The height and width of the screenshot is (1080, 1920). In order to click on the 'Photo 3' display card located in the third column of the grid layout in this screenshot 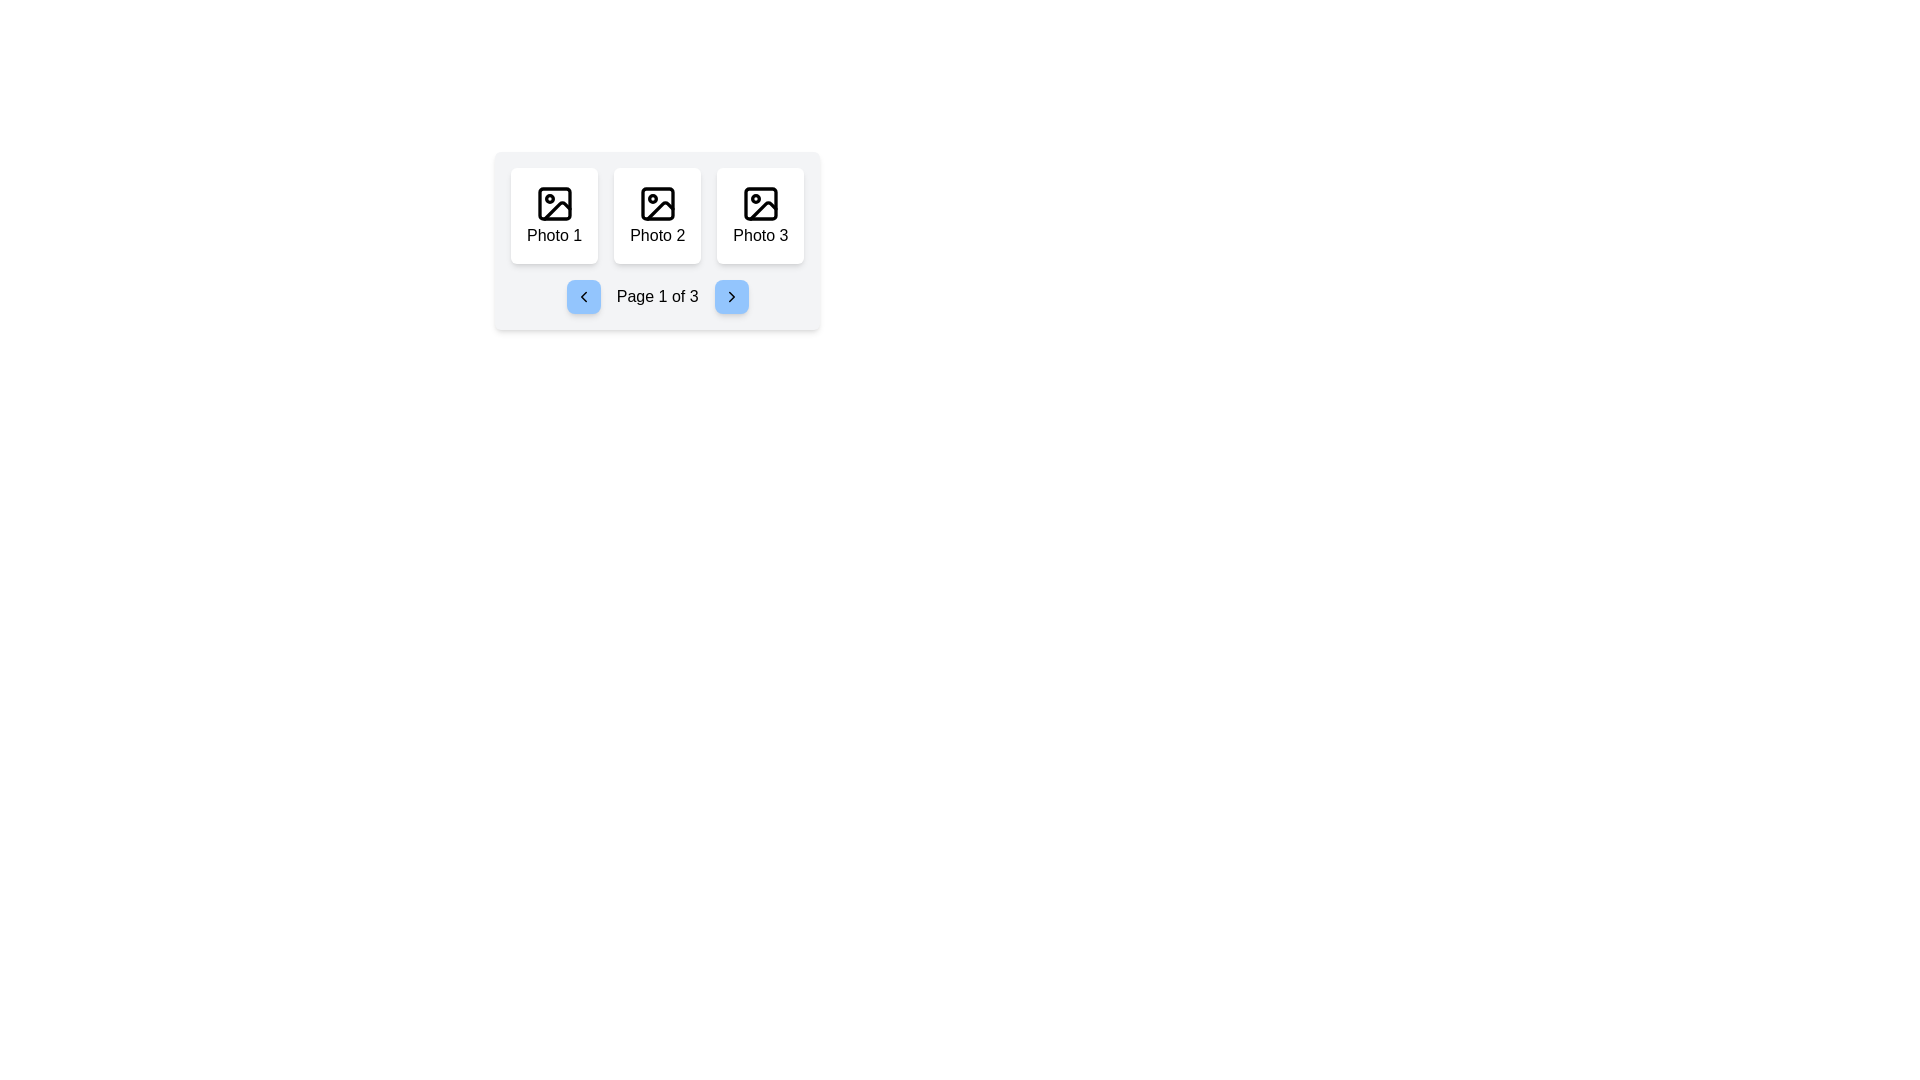, I will do `click(759, 216)`.